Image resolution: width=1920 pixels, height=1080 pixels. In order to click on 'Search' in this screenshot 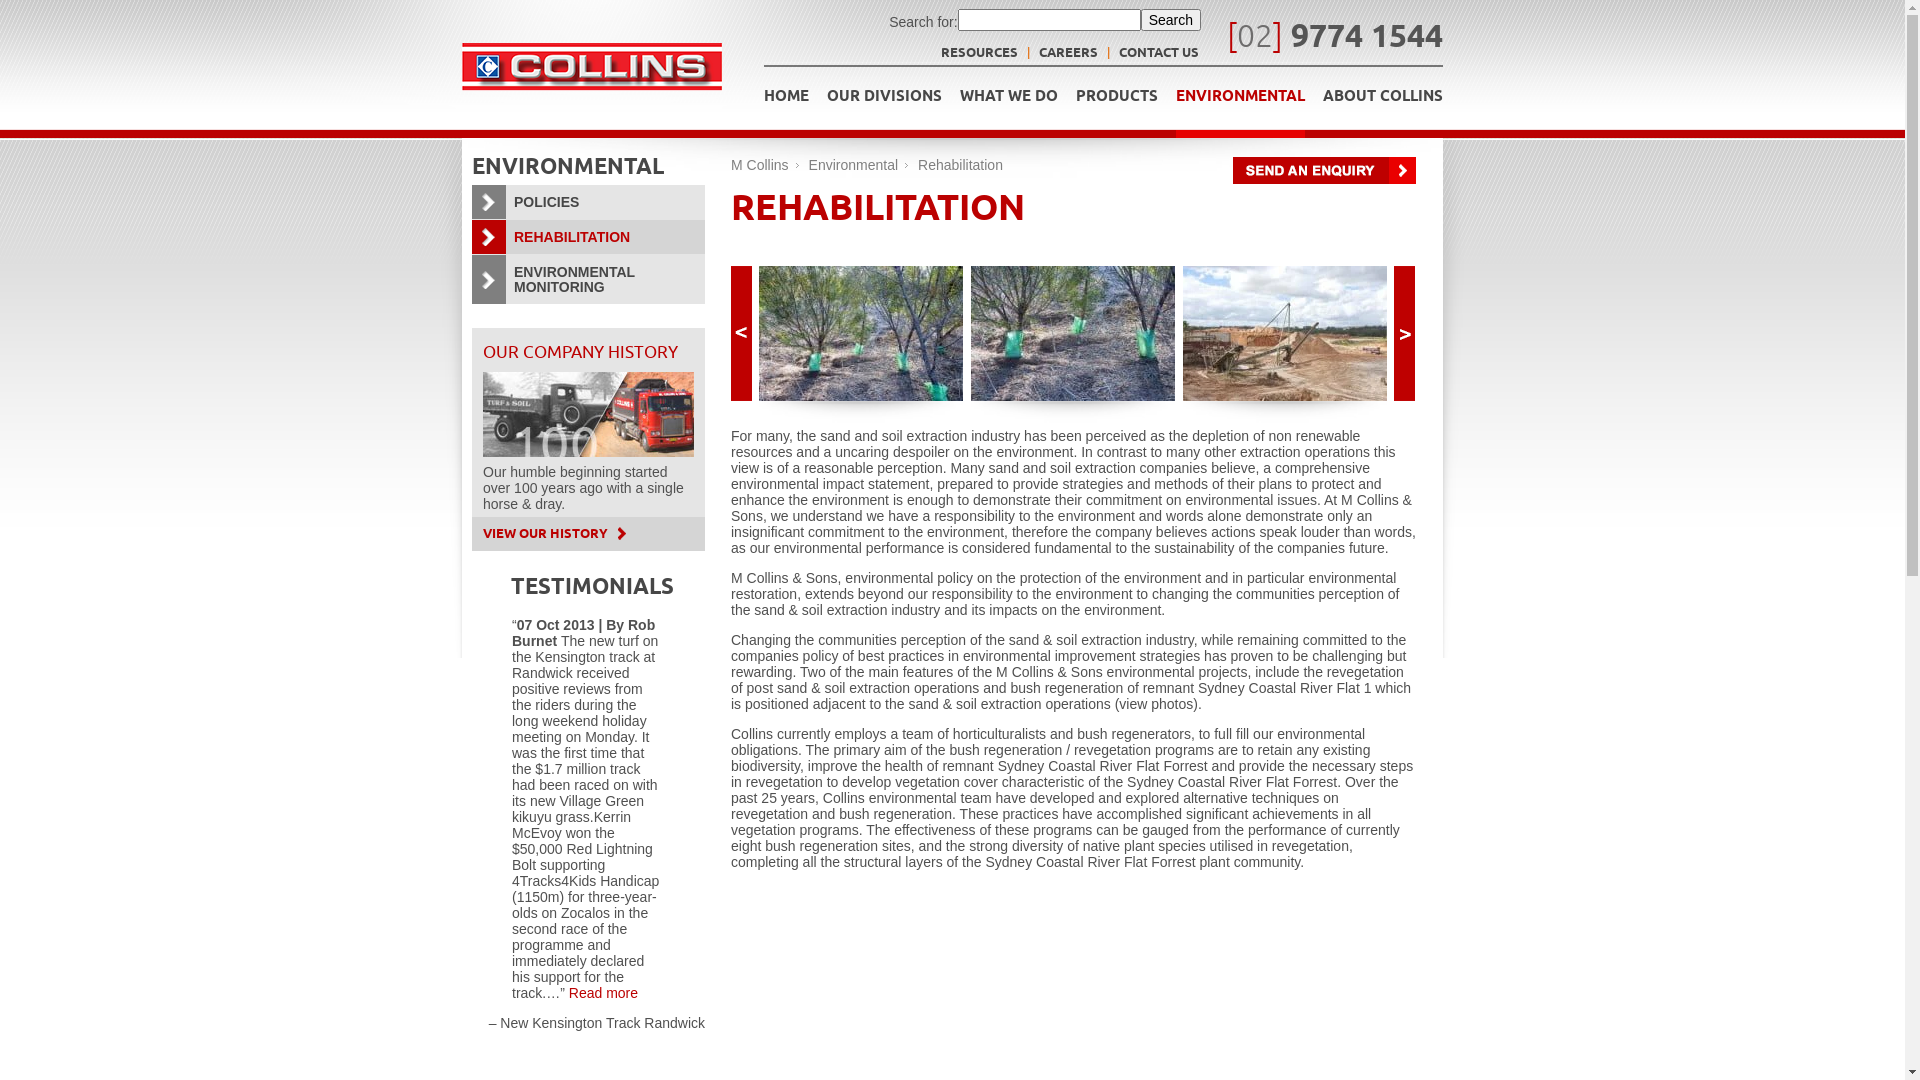, I will do `click(1171, 19)`.